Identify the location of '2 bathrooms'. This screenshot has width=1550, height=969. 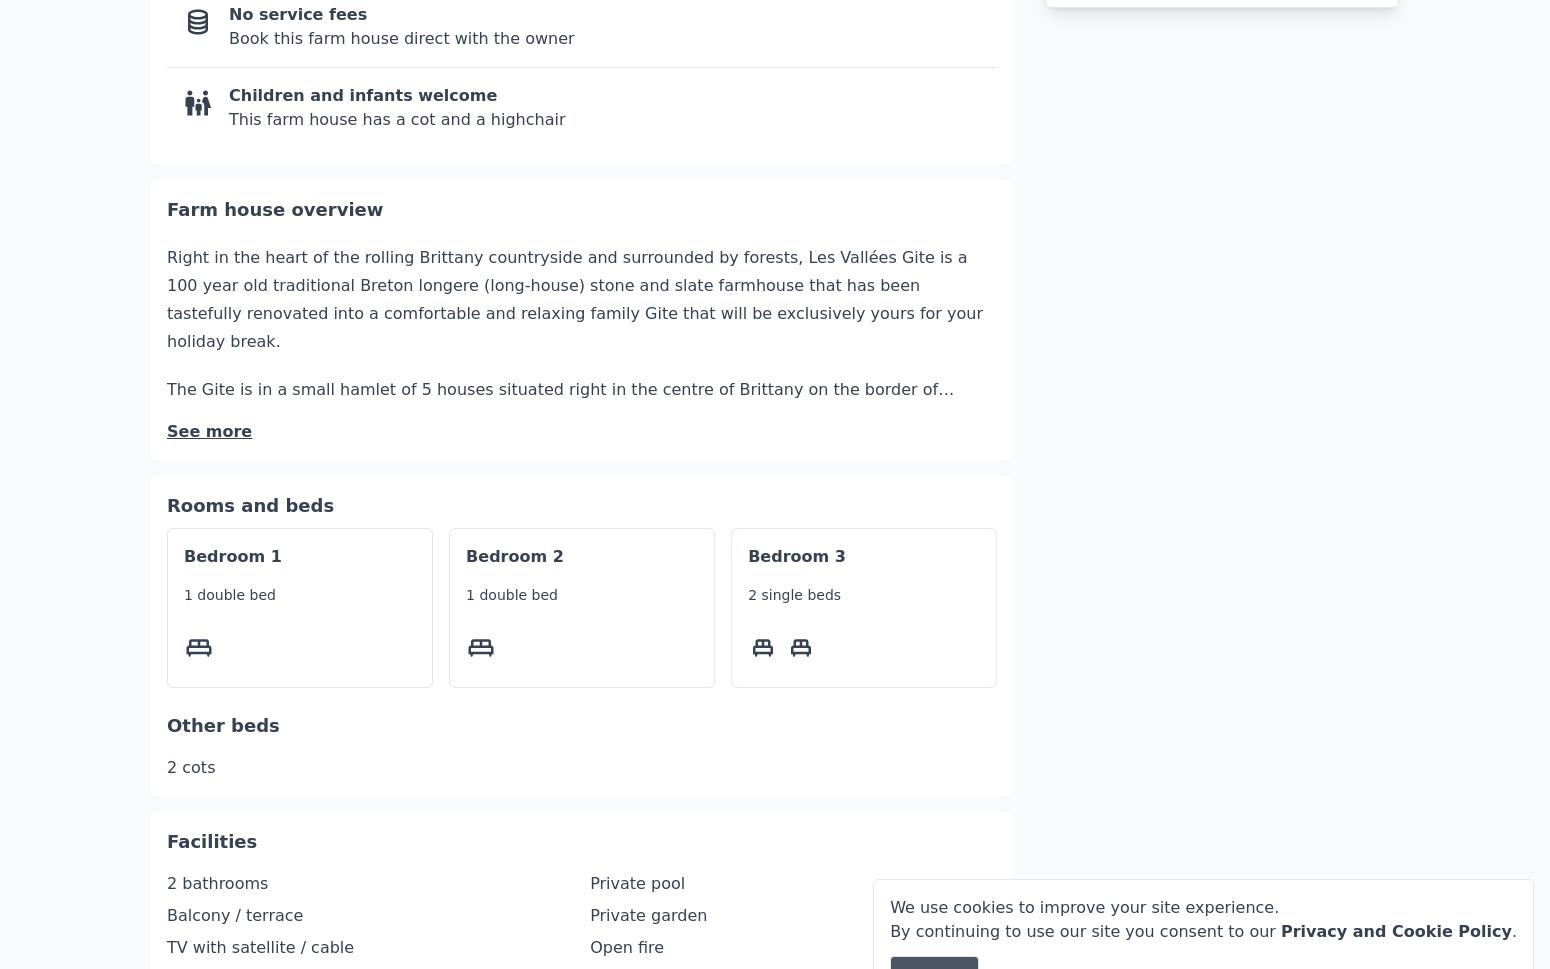
(216, 823).